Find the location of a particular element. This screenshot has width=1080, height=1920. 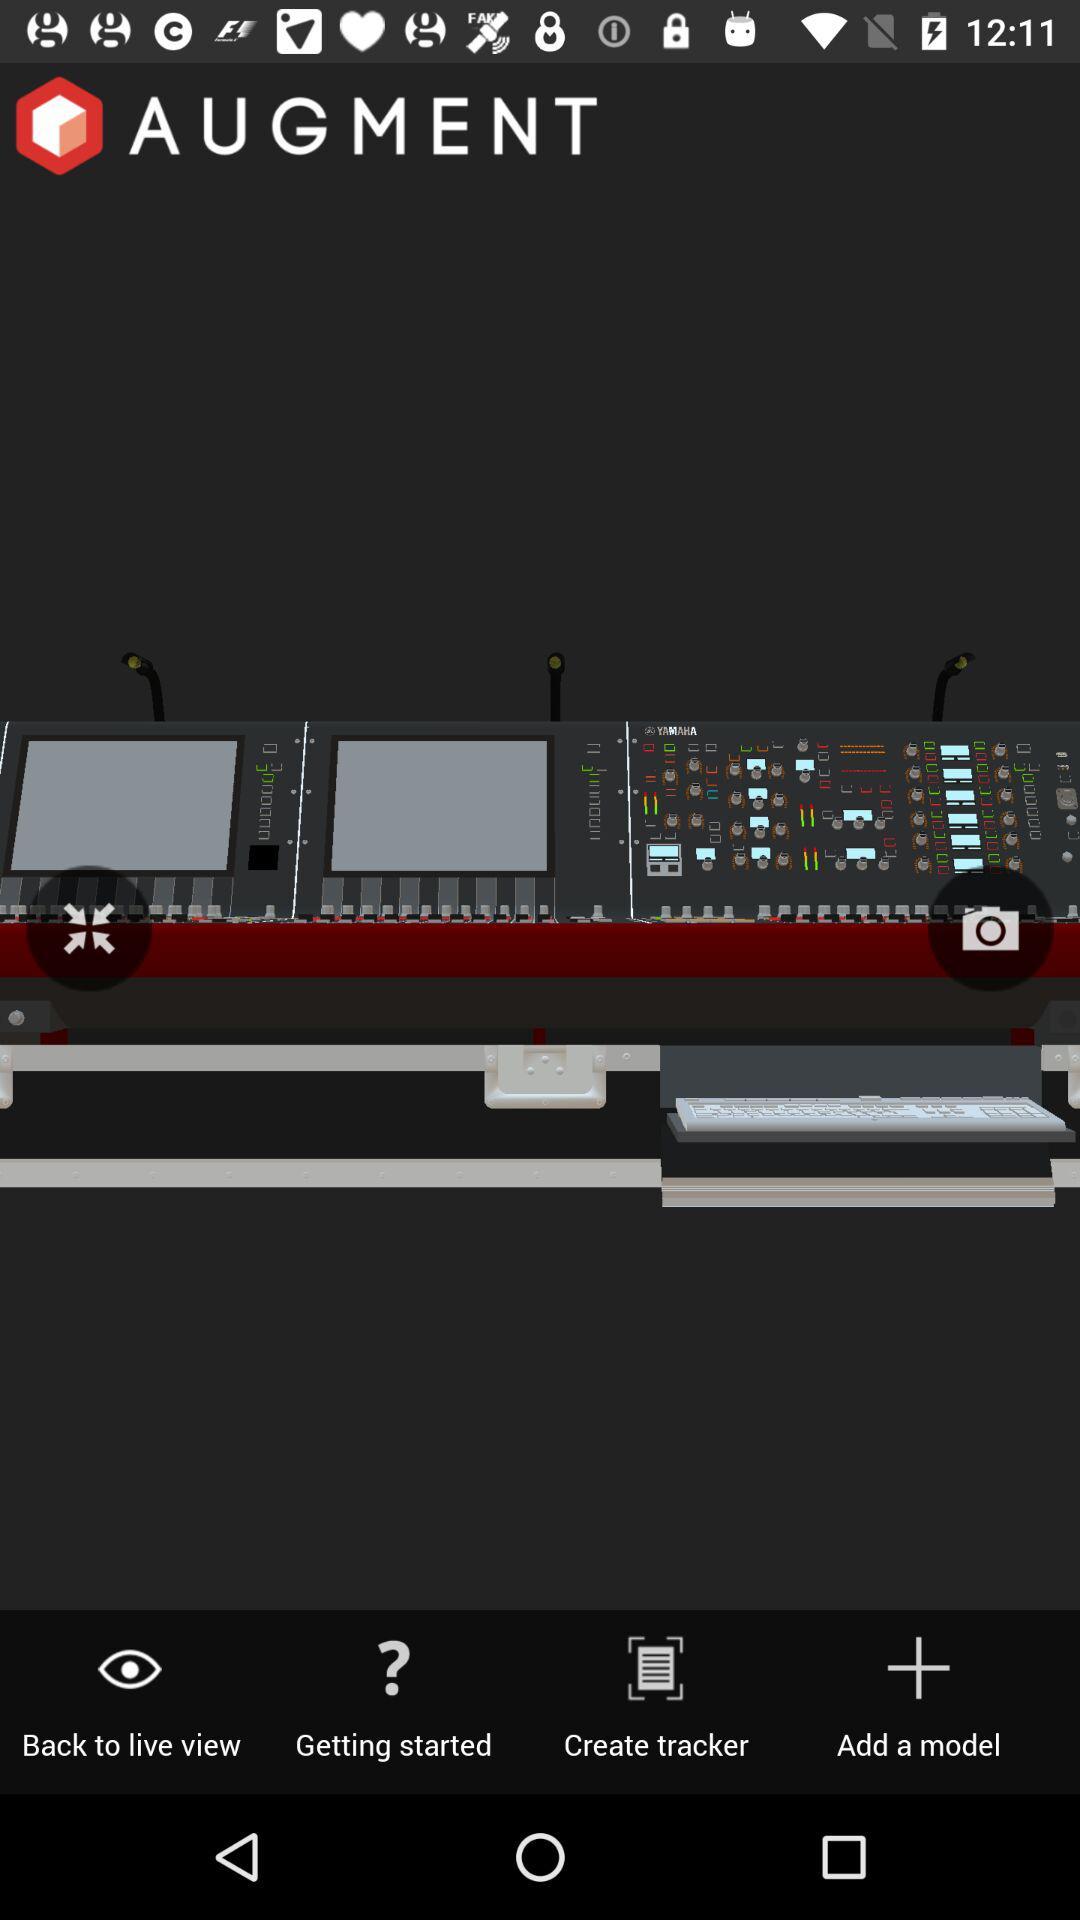

the photo icon is located at coordinates (990, 927).